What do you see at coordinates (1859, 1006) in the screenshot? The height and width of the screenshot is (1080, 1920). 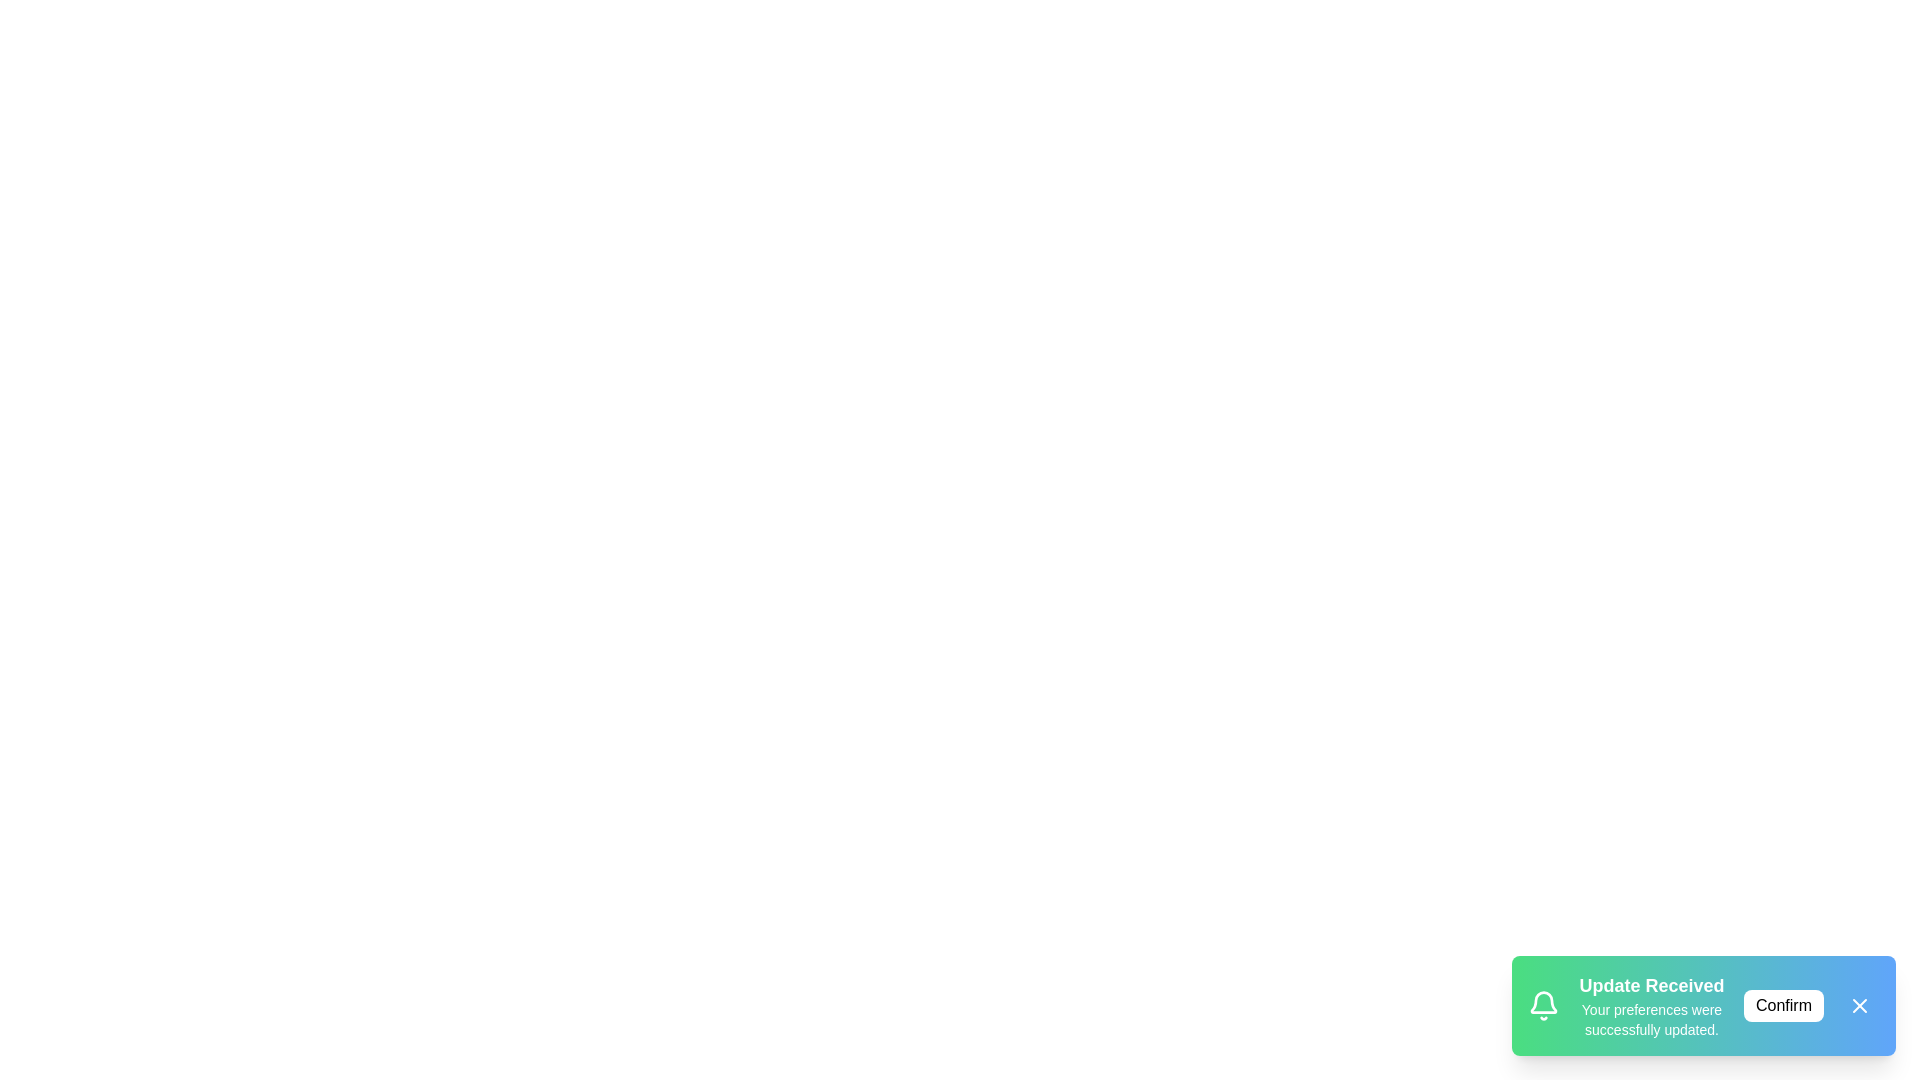 I see `close button to dismiss the snackbar` at bounding box center [1859, 1006].